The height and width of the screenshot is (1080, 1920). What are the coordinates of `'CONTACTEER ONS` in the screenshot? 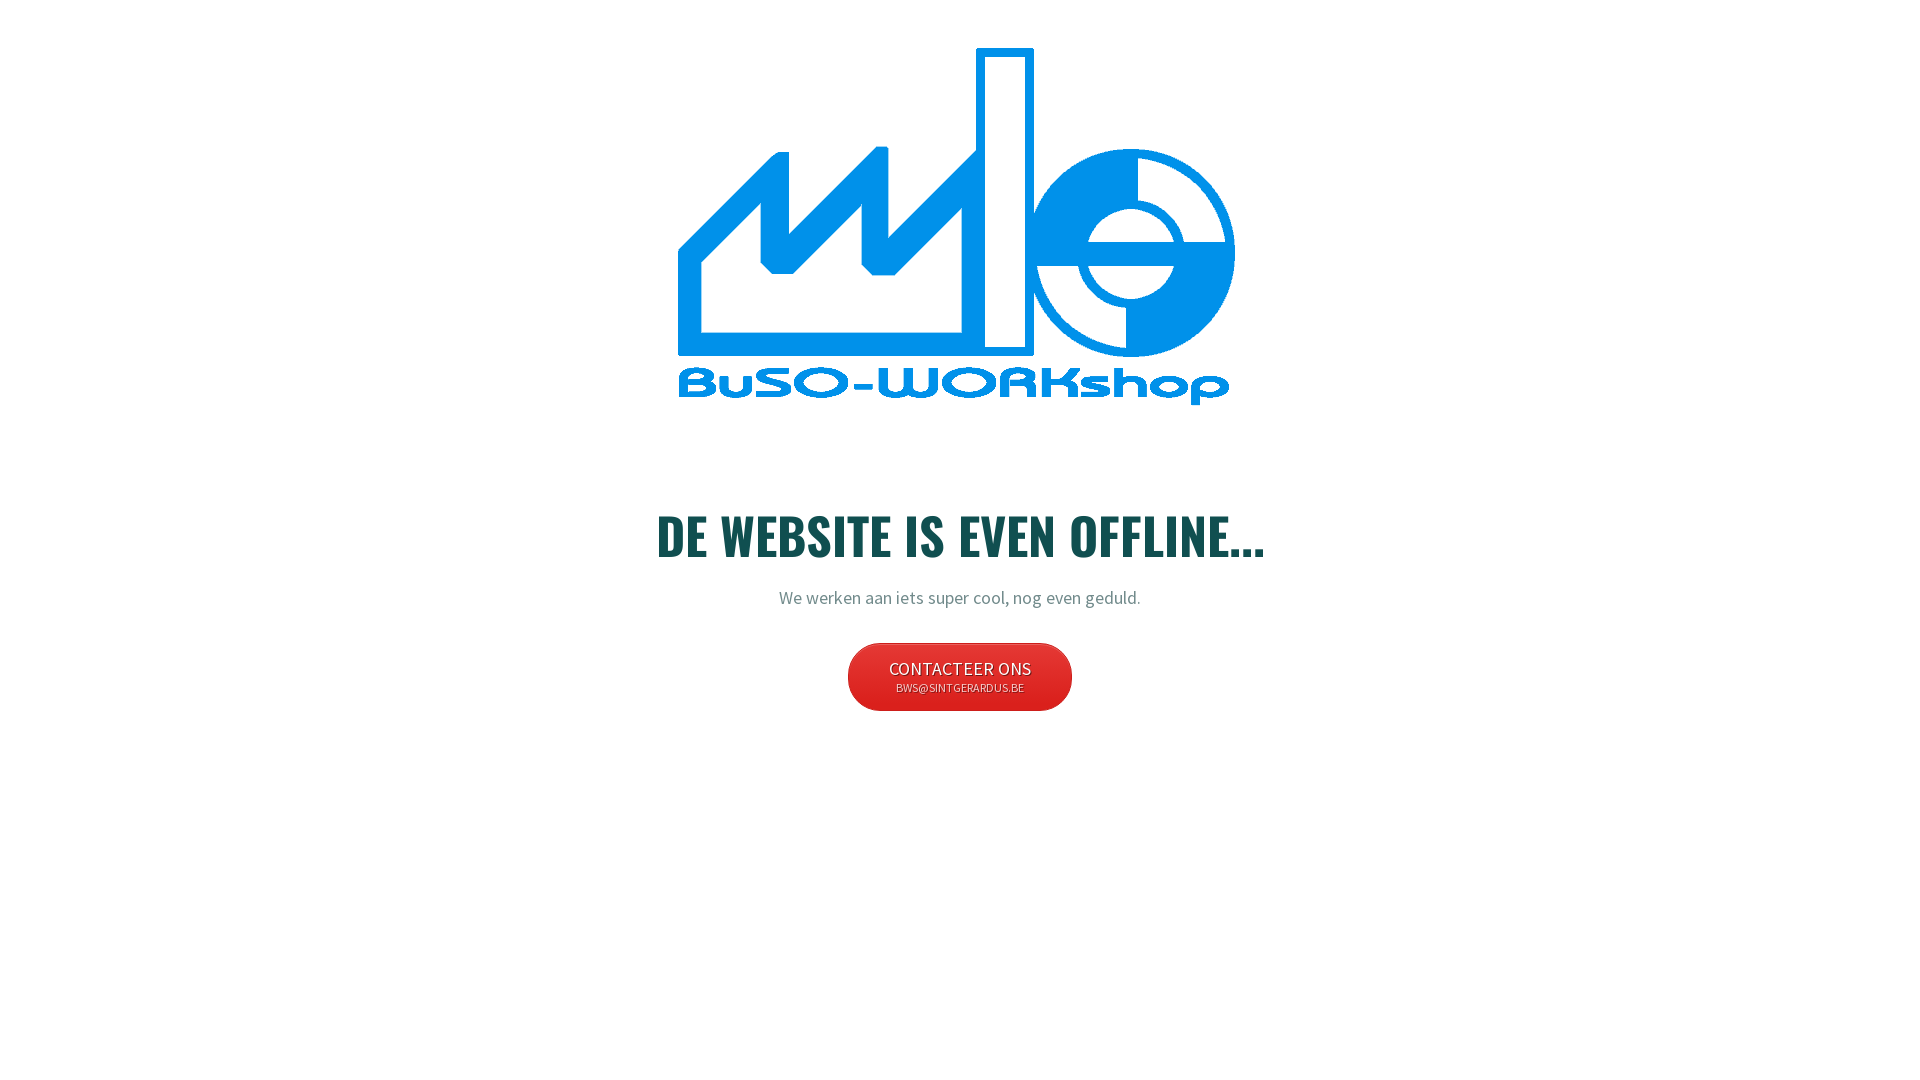 It's located at (848, 676).